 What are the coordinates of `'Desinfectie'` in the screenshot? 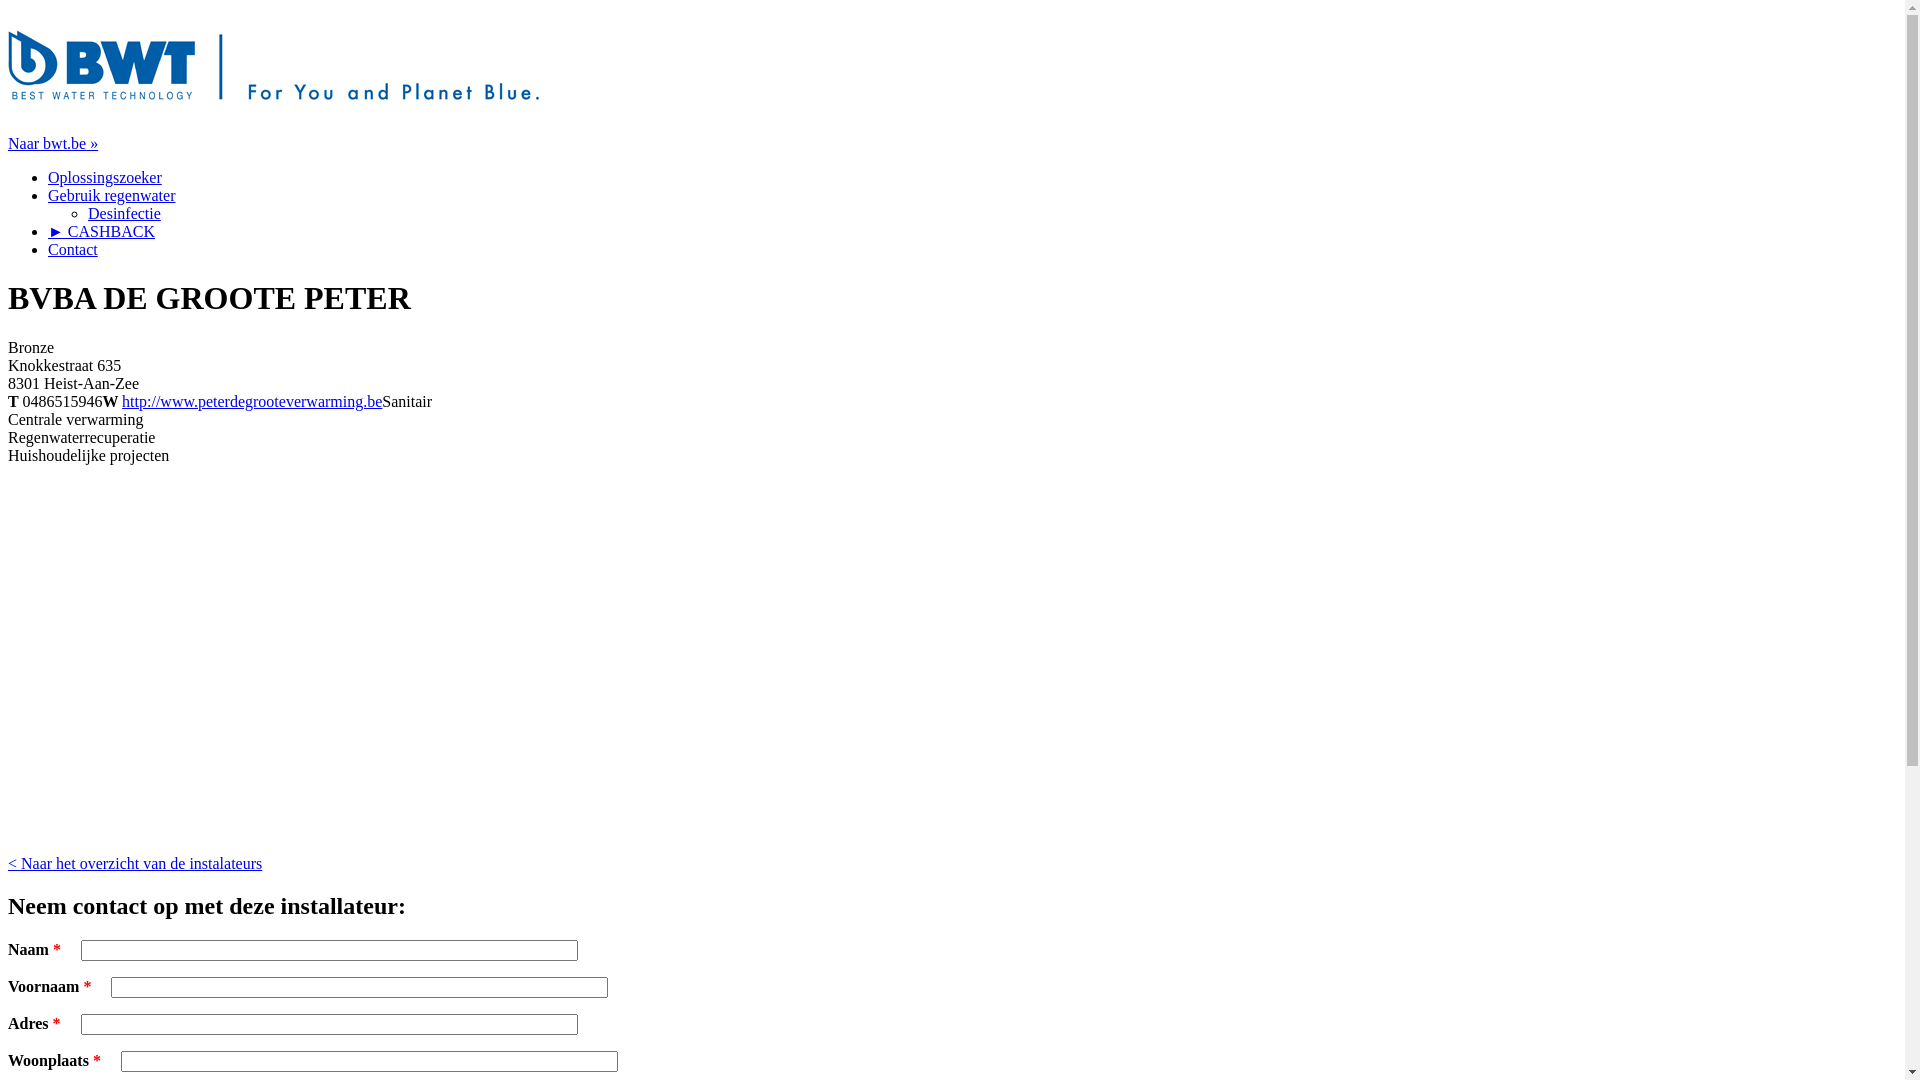 It's located at (123, 213).